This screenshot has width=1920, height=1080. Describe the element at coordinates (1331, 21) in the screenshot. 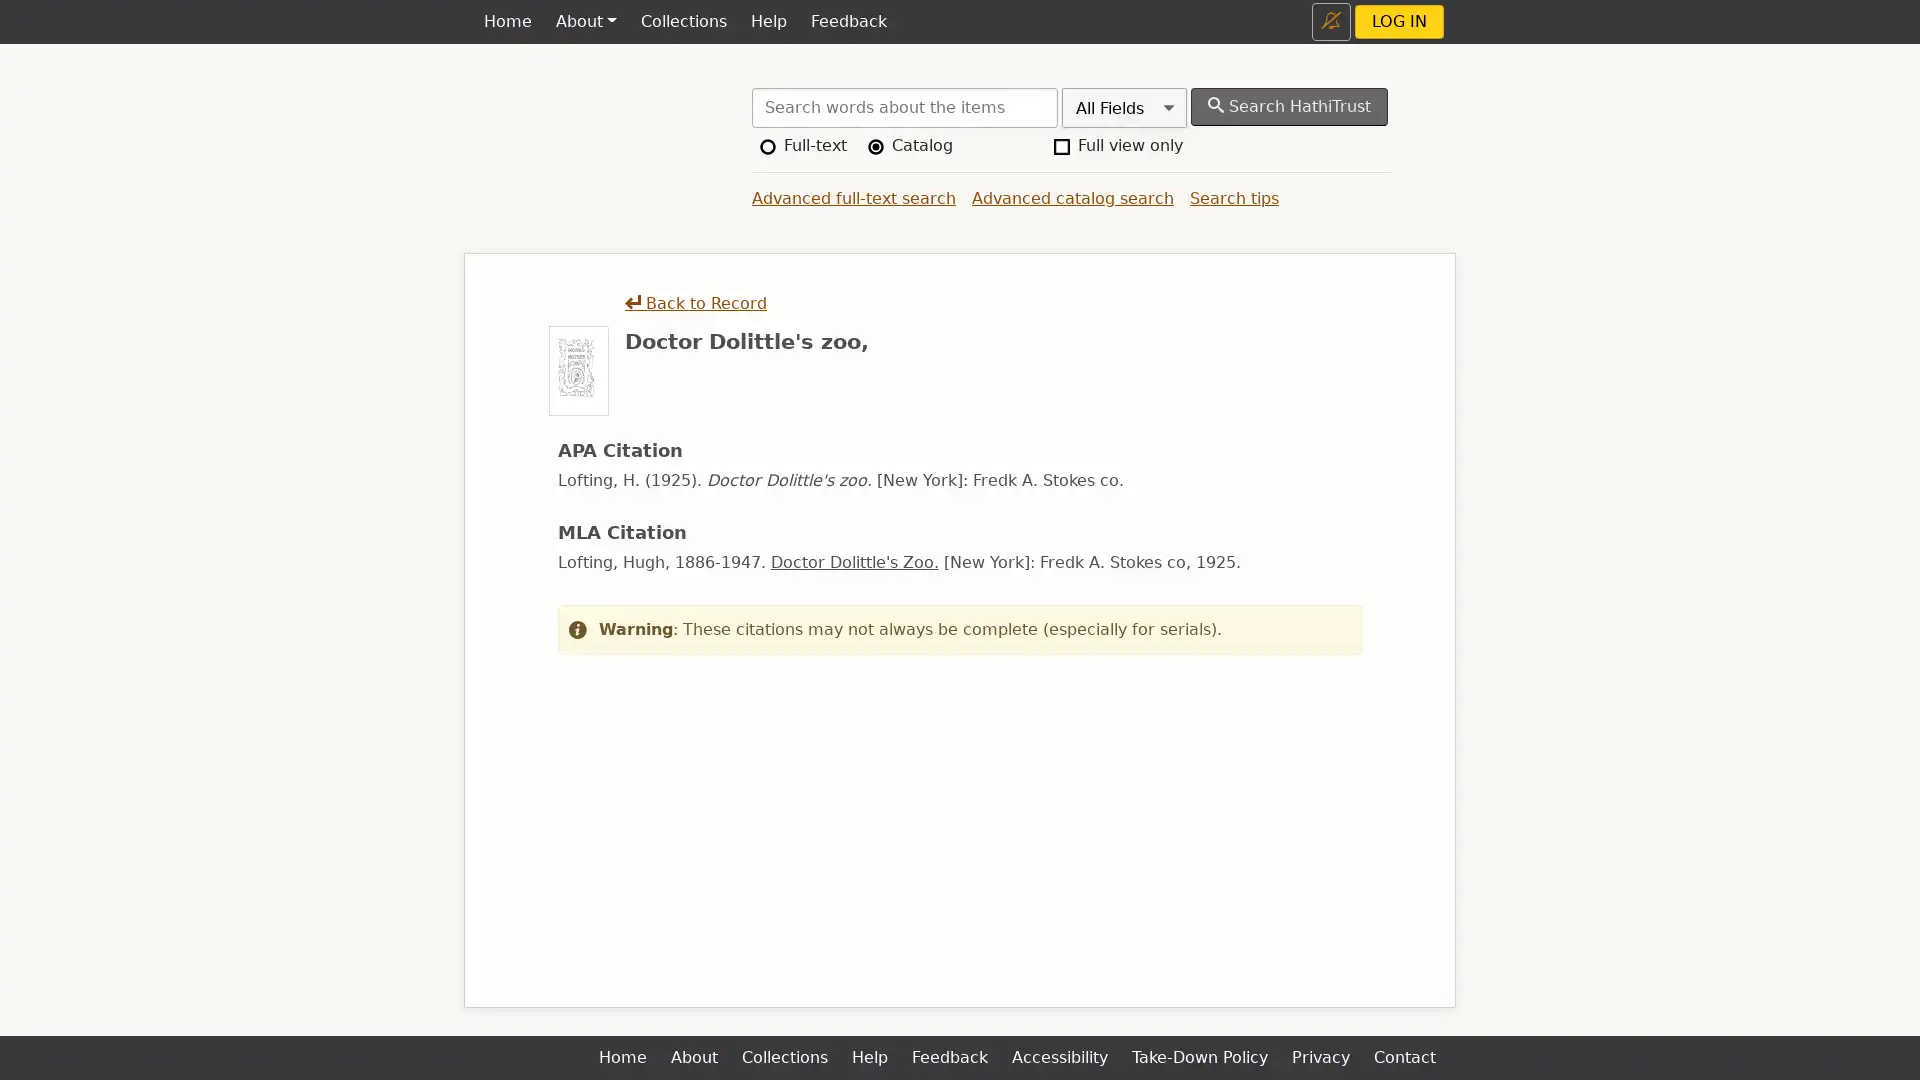

I see `Toggle Notifications` at that location.